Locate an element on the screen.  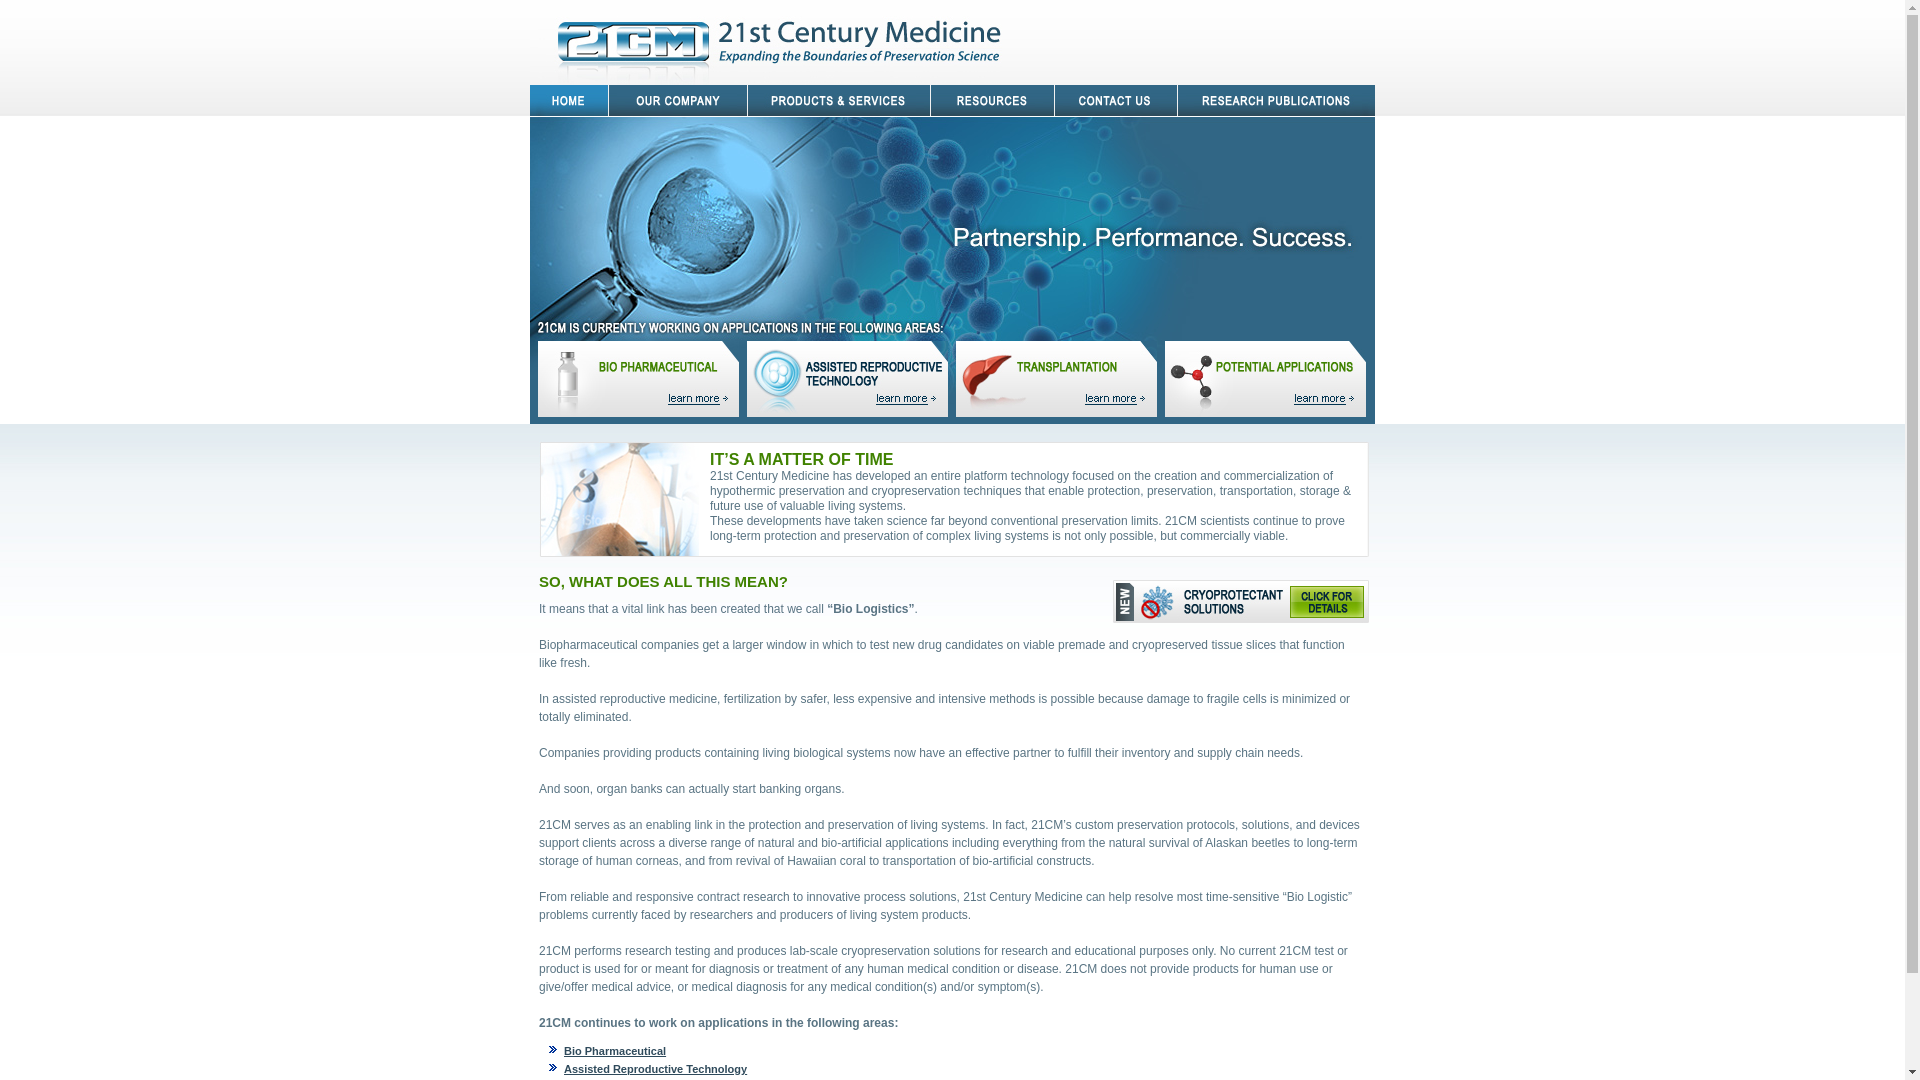
'Assisted Reproductive Technology' is located at coordinates (563, 1067).